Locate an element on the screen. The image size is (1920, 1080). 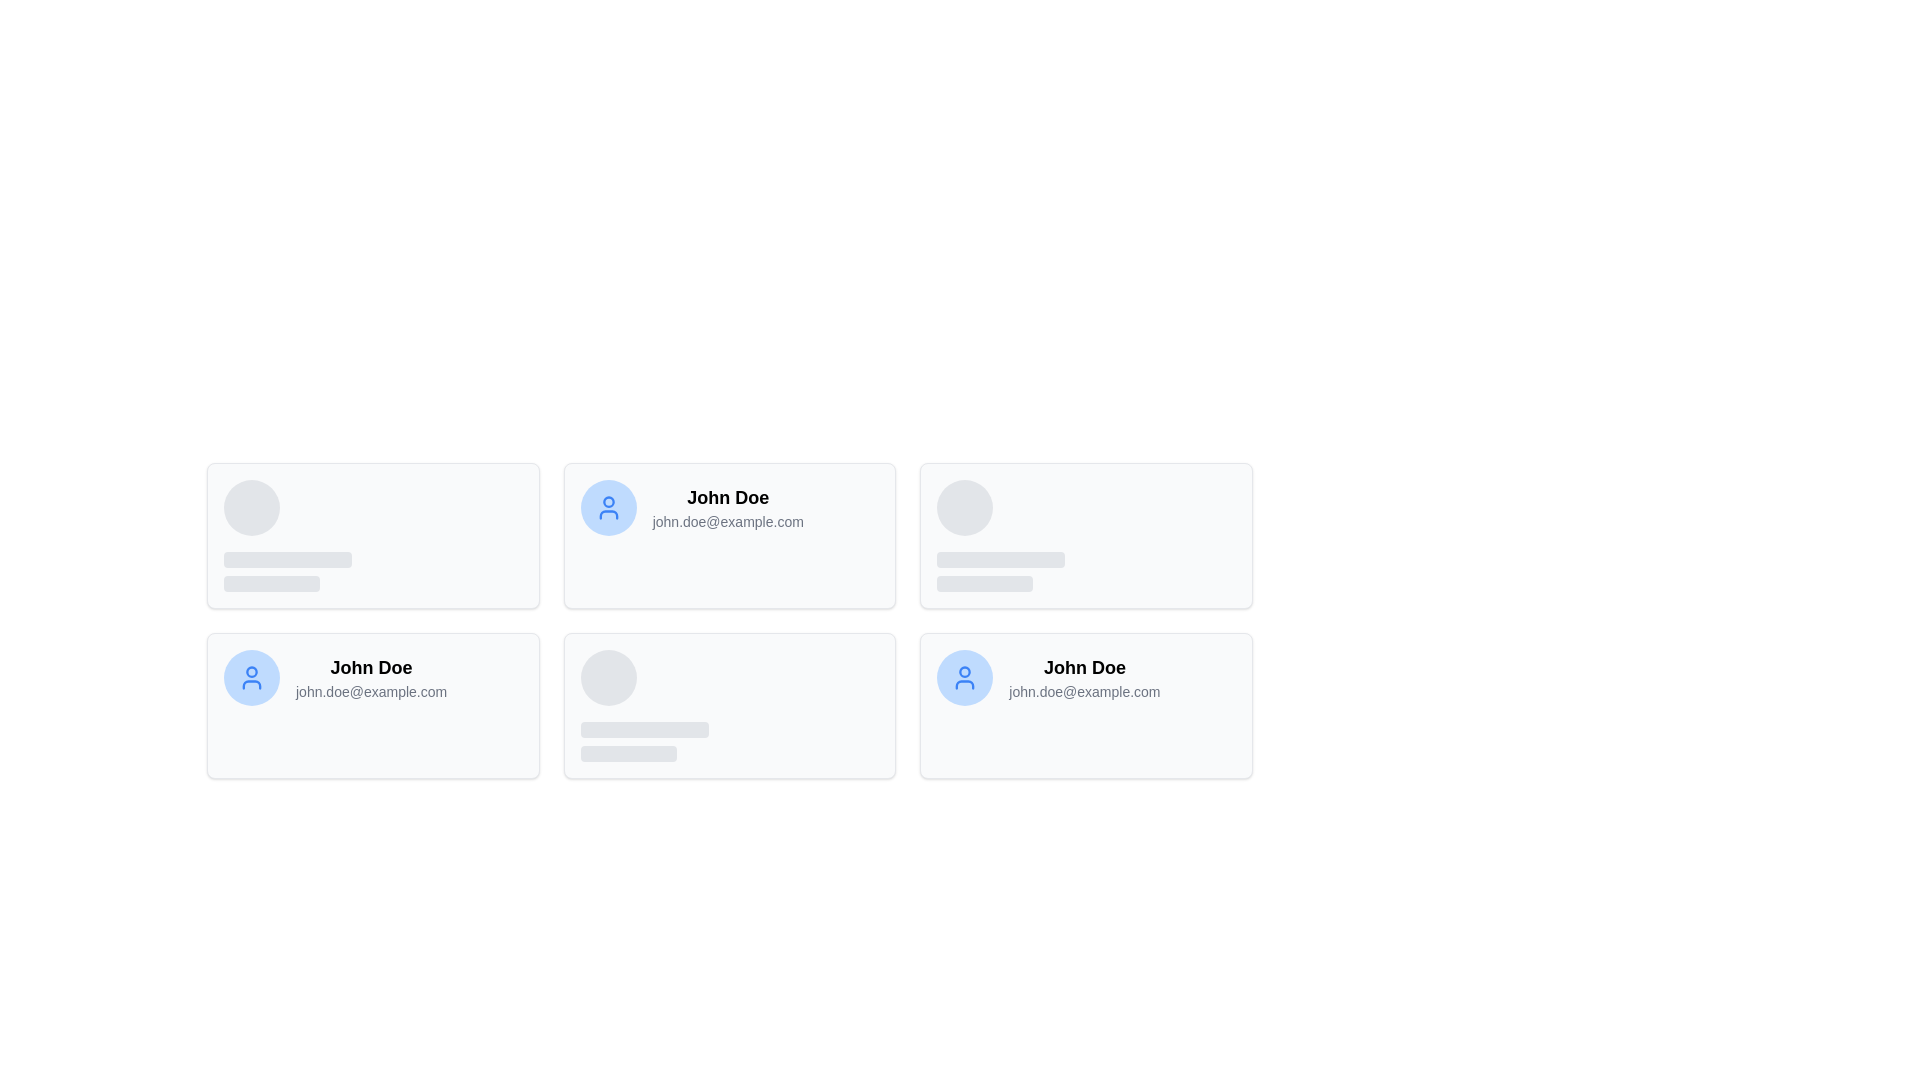
top-left Card placeholder element in the grid layout by clicking on it is located at coordinates (373, 535).